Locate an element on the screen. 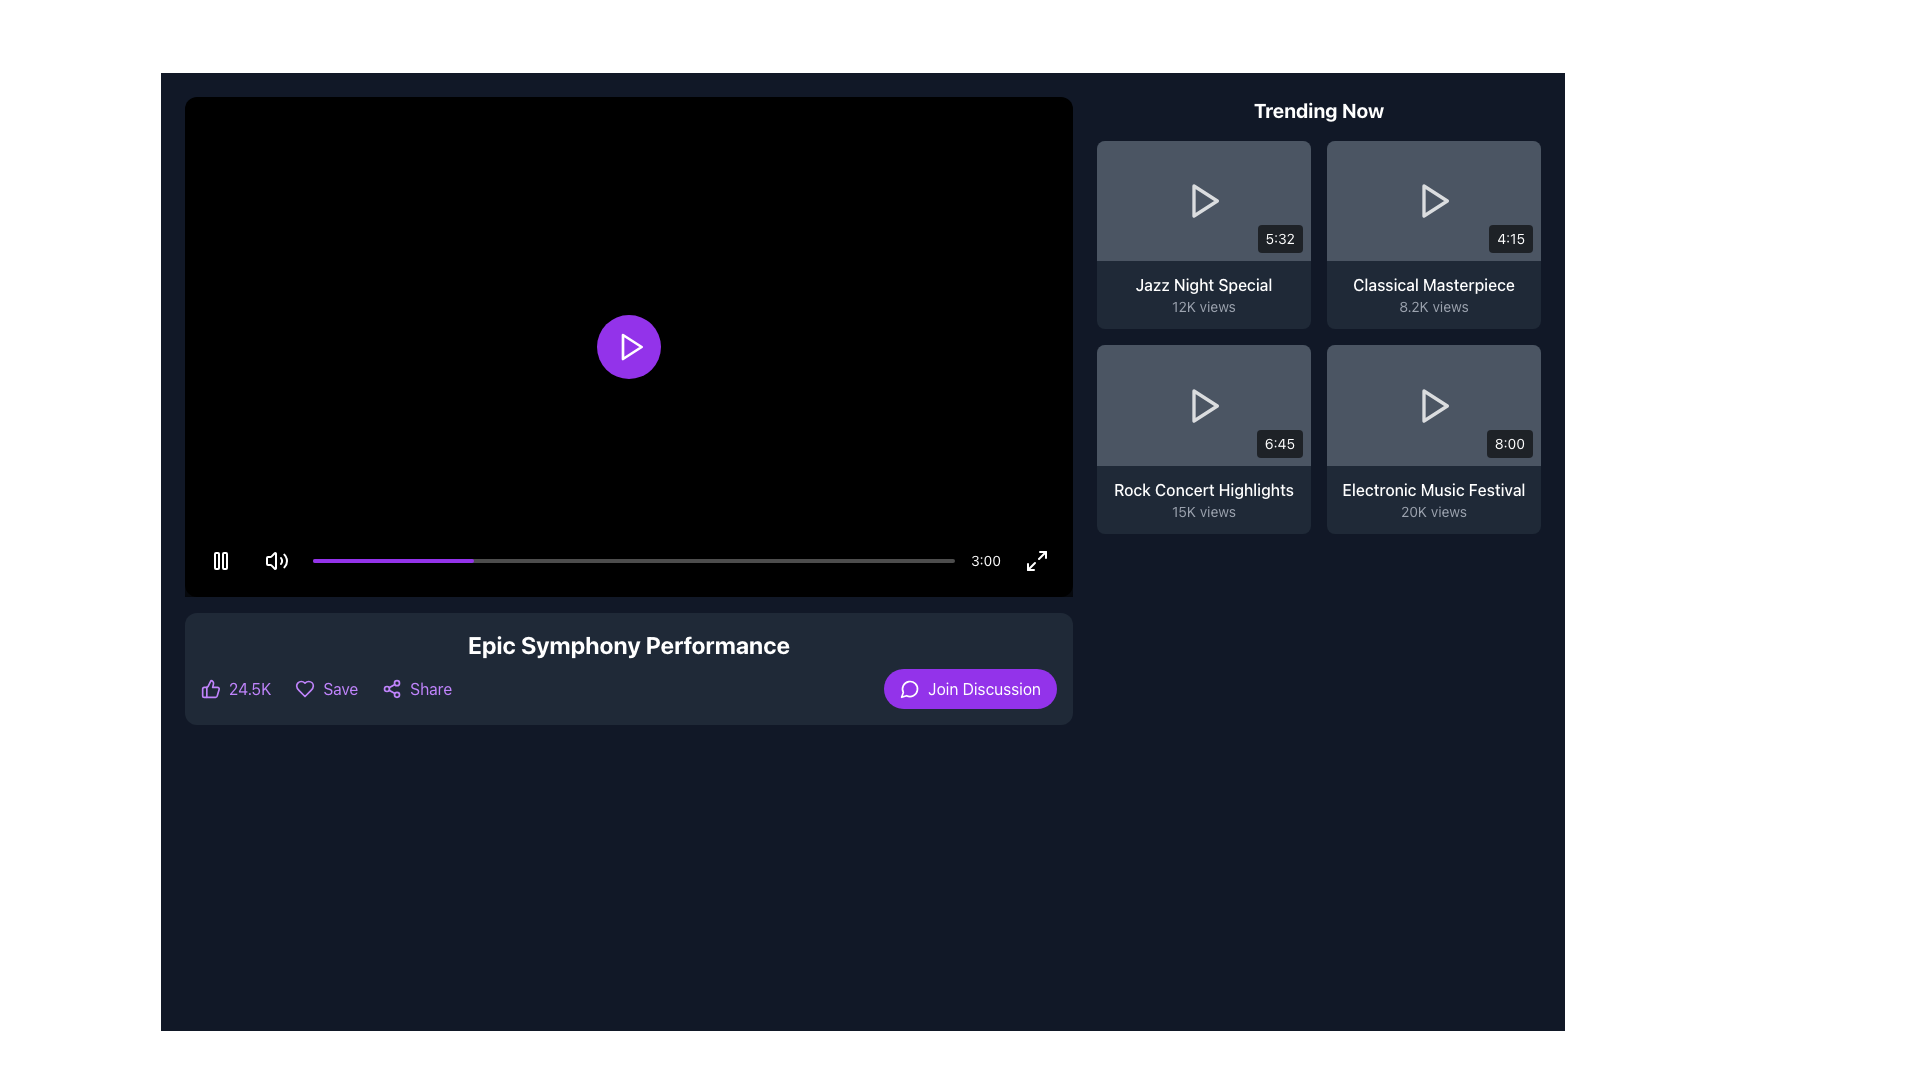  the interactive button representing likes or upvotes for the video, located on the left side of the bar below the video area is located at coordinates (236, 687).